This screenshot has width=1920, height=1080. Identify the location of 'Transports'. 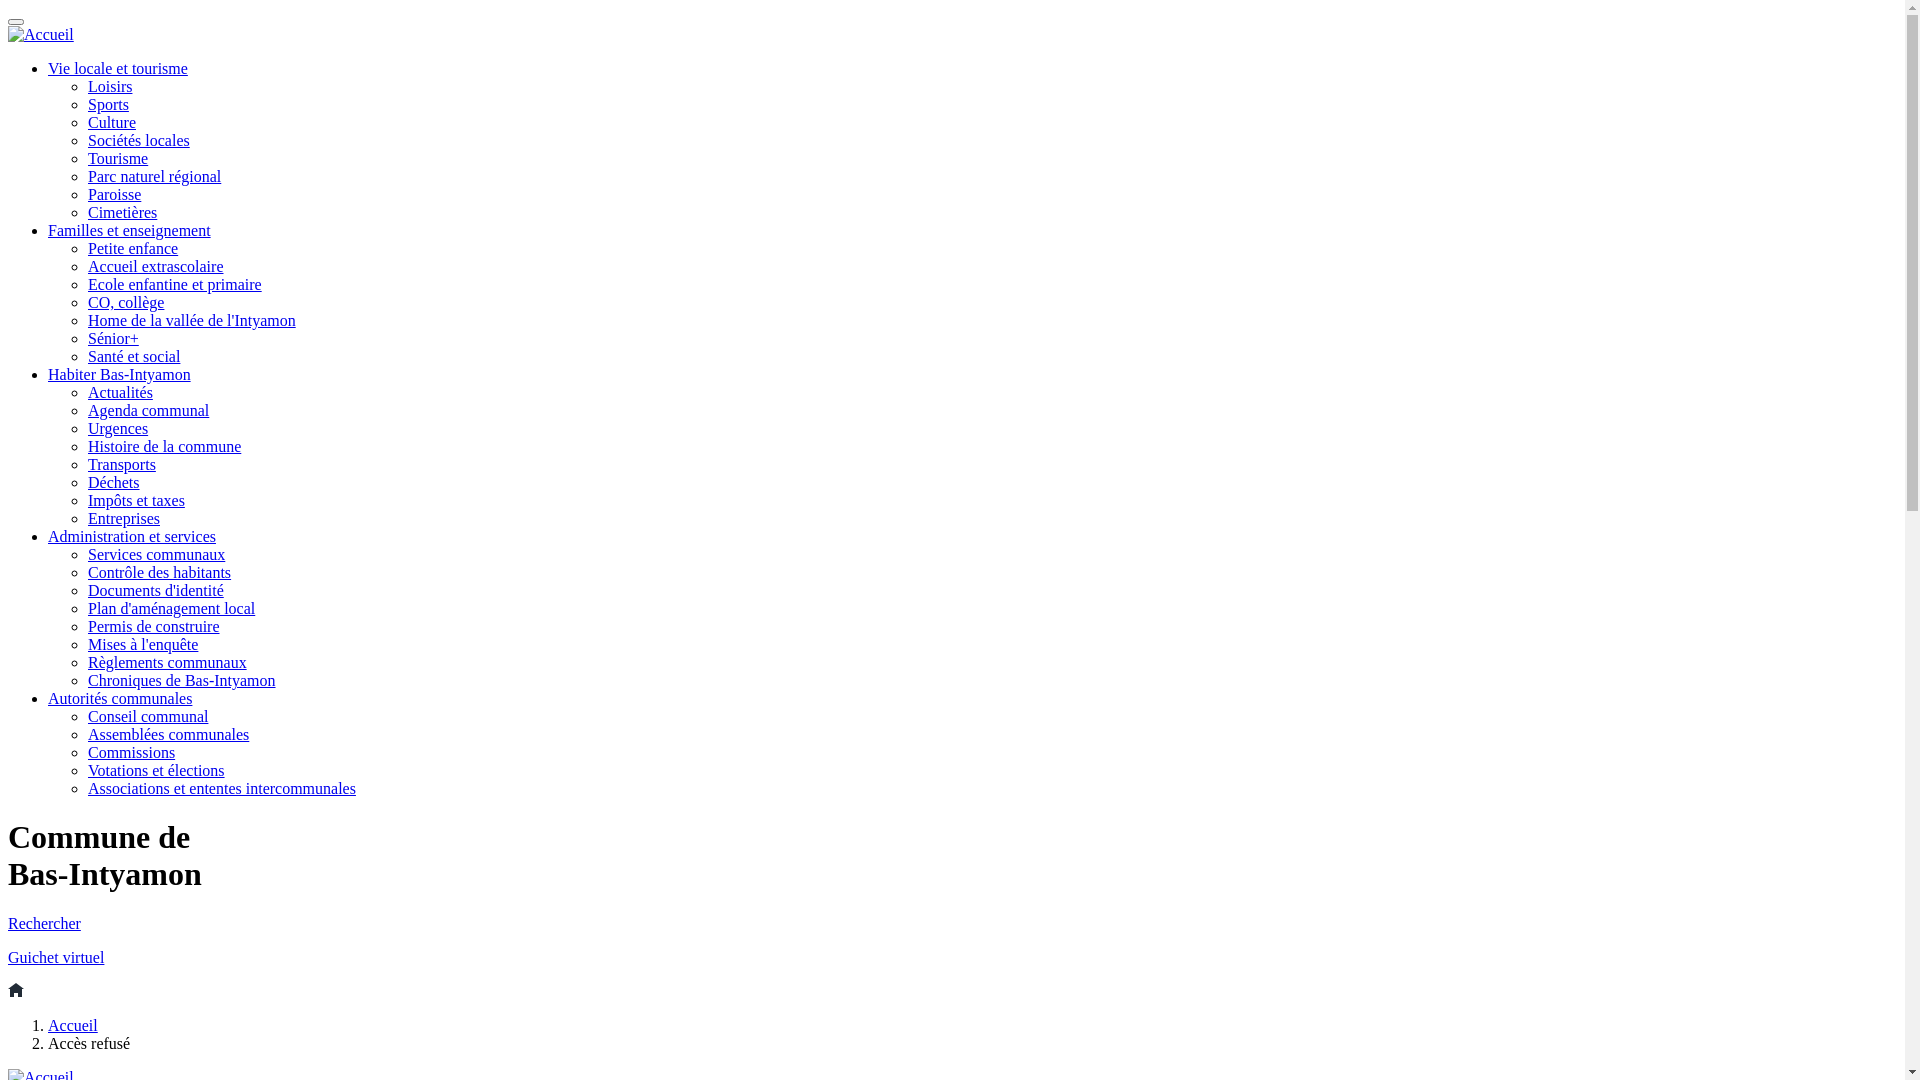
(120, 464).